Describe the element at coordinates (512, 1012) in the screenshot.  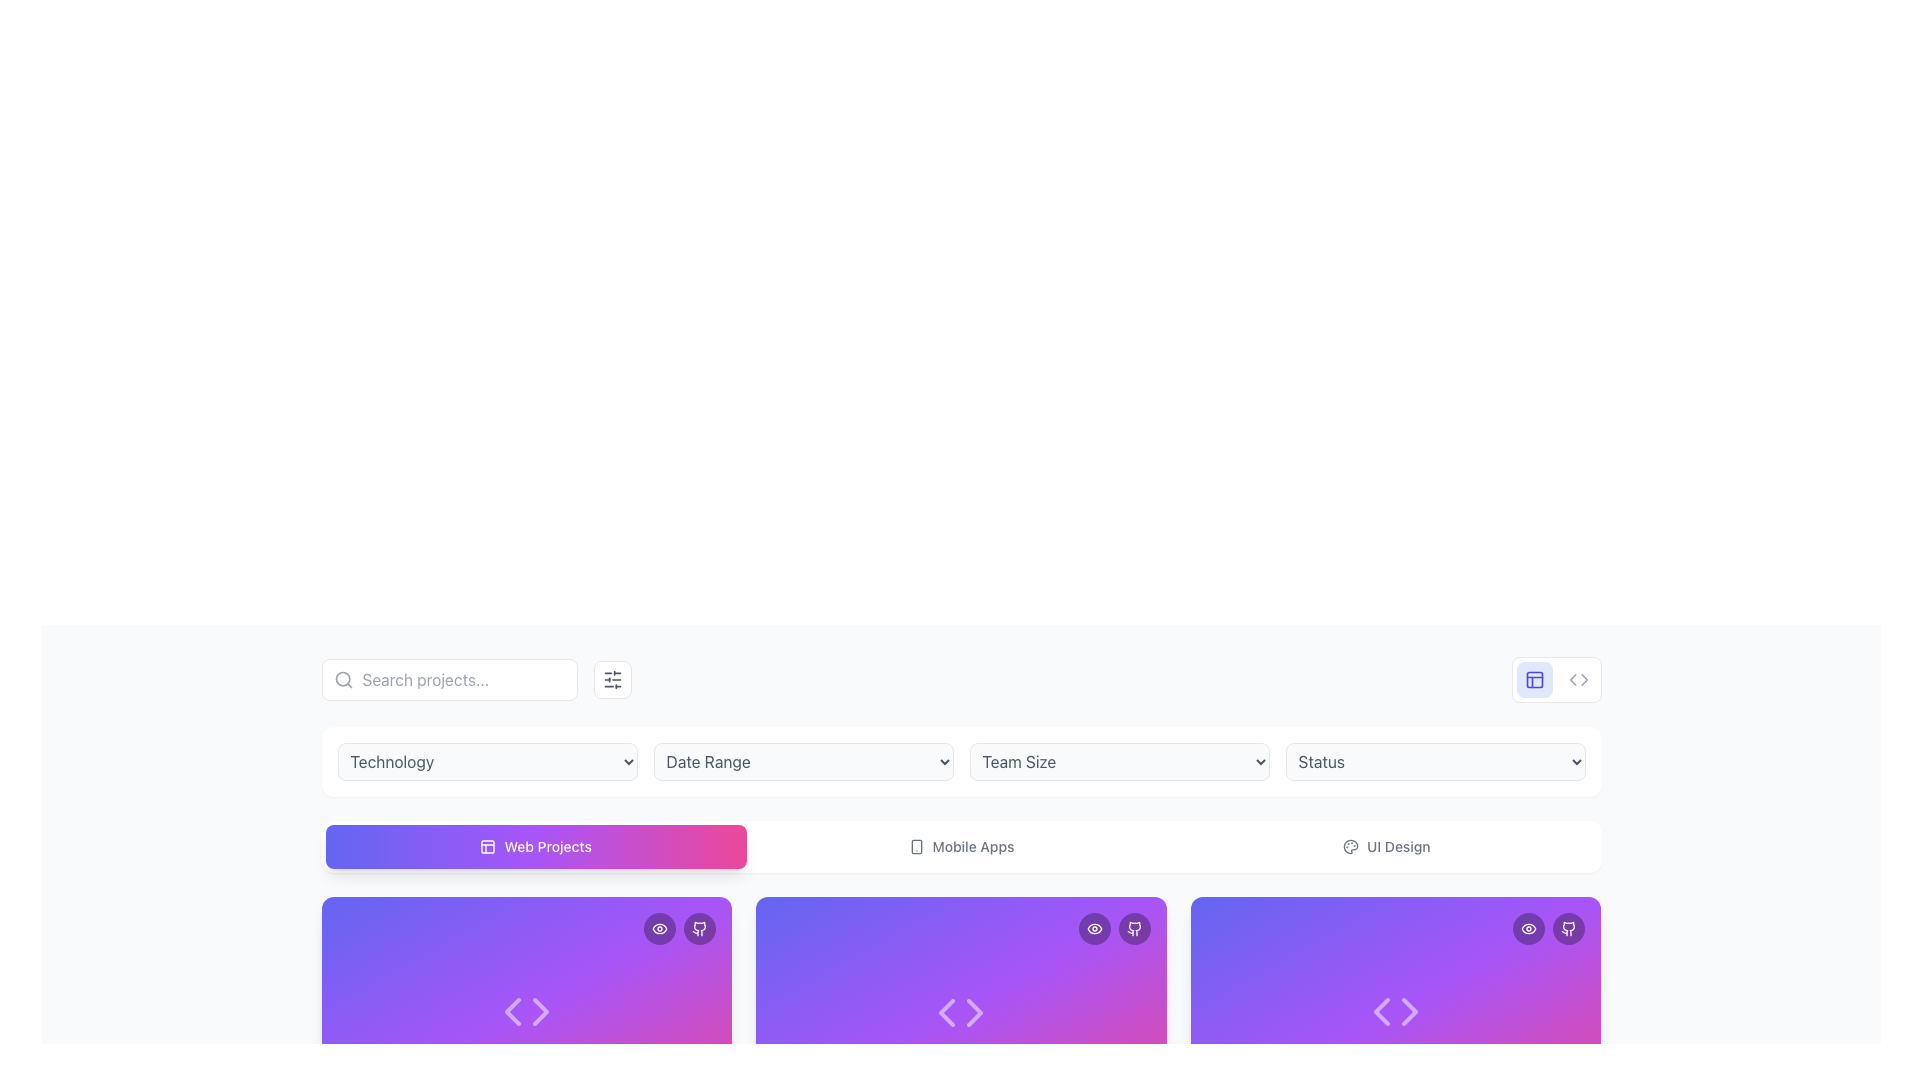
I see `the left-pointing chevron arrow button within the interactive card interface` at that location.